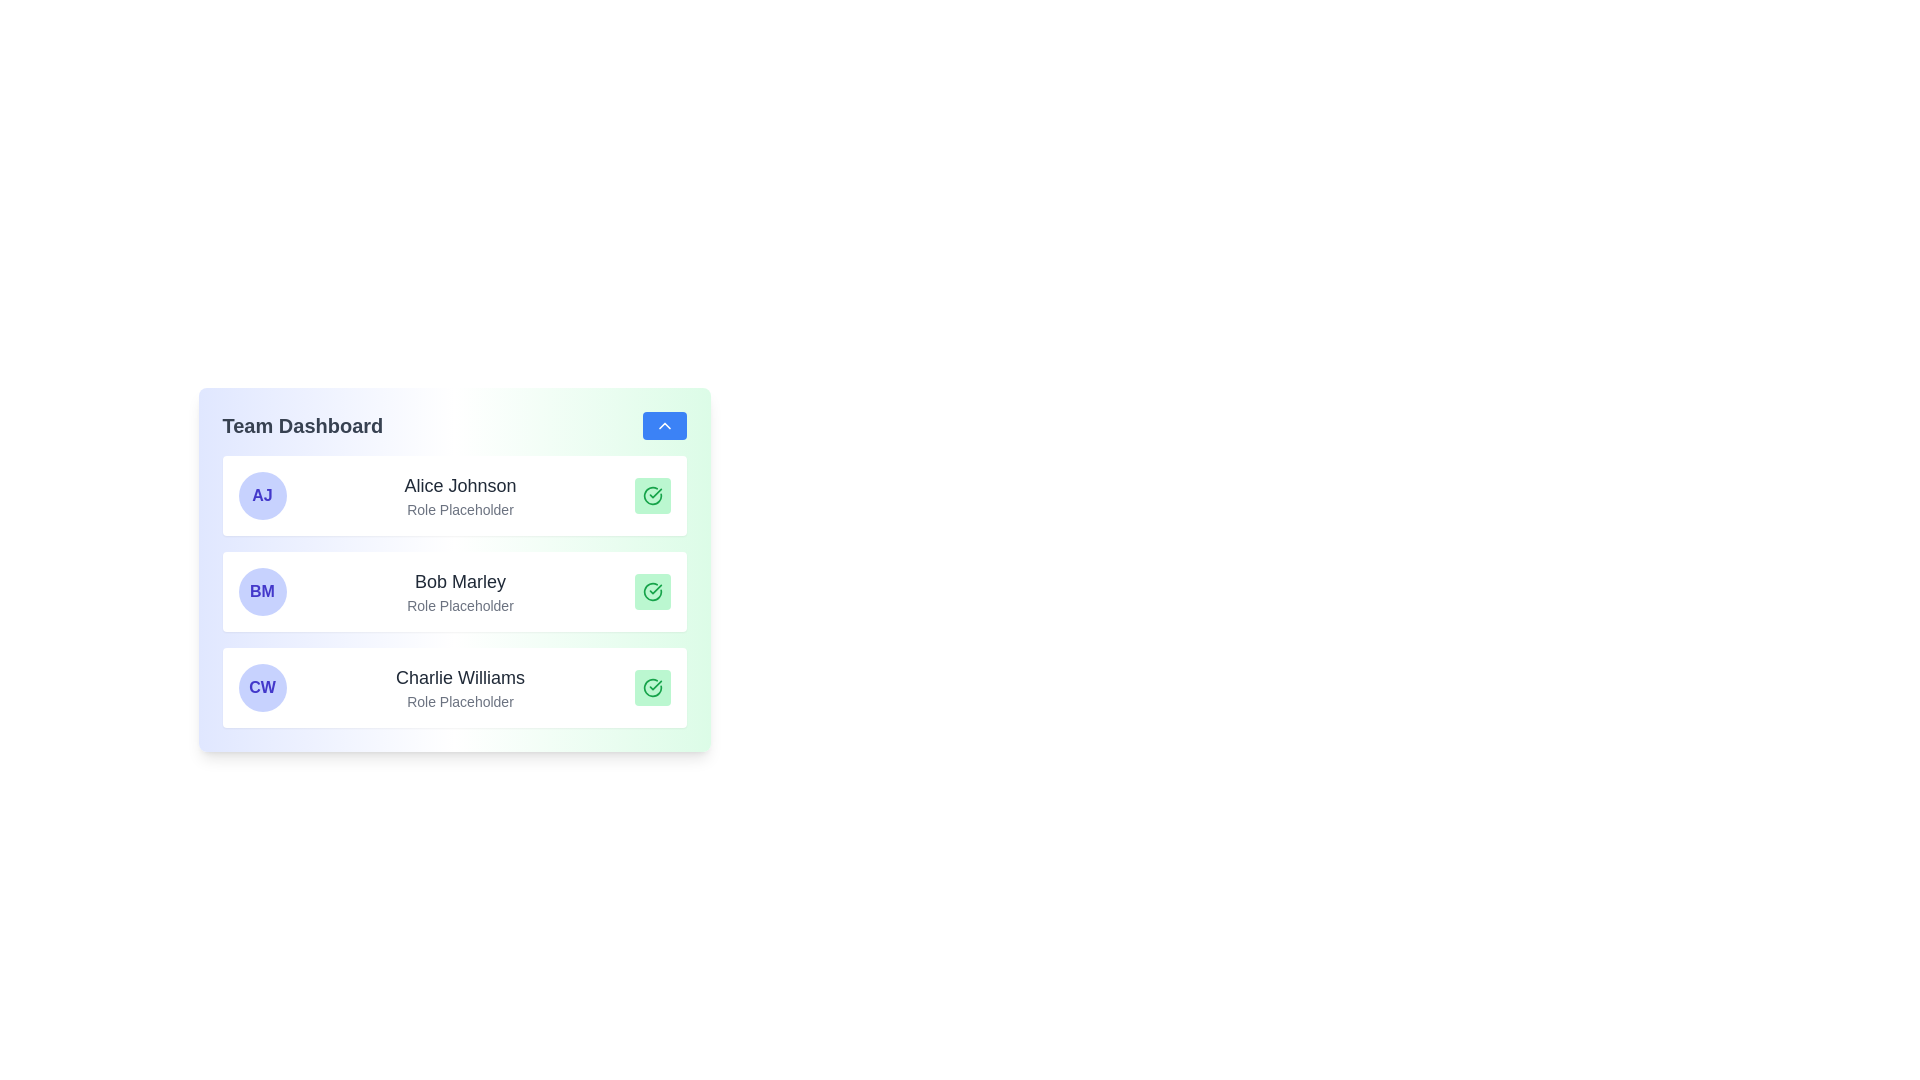 The width and height of the screenshot is (1920, 1080). Describe the element at coordinates (459, 677) in the screenshot. I see `the text label displaying 'Charlie Williams' in the team member list` at that location.